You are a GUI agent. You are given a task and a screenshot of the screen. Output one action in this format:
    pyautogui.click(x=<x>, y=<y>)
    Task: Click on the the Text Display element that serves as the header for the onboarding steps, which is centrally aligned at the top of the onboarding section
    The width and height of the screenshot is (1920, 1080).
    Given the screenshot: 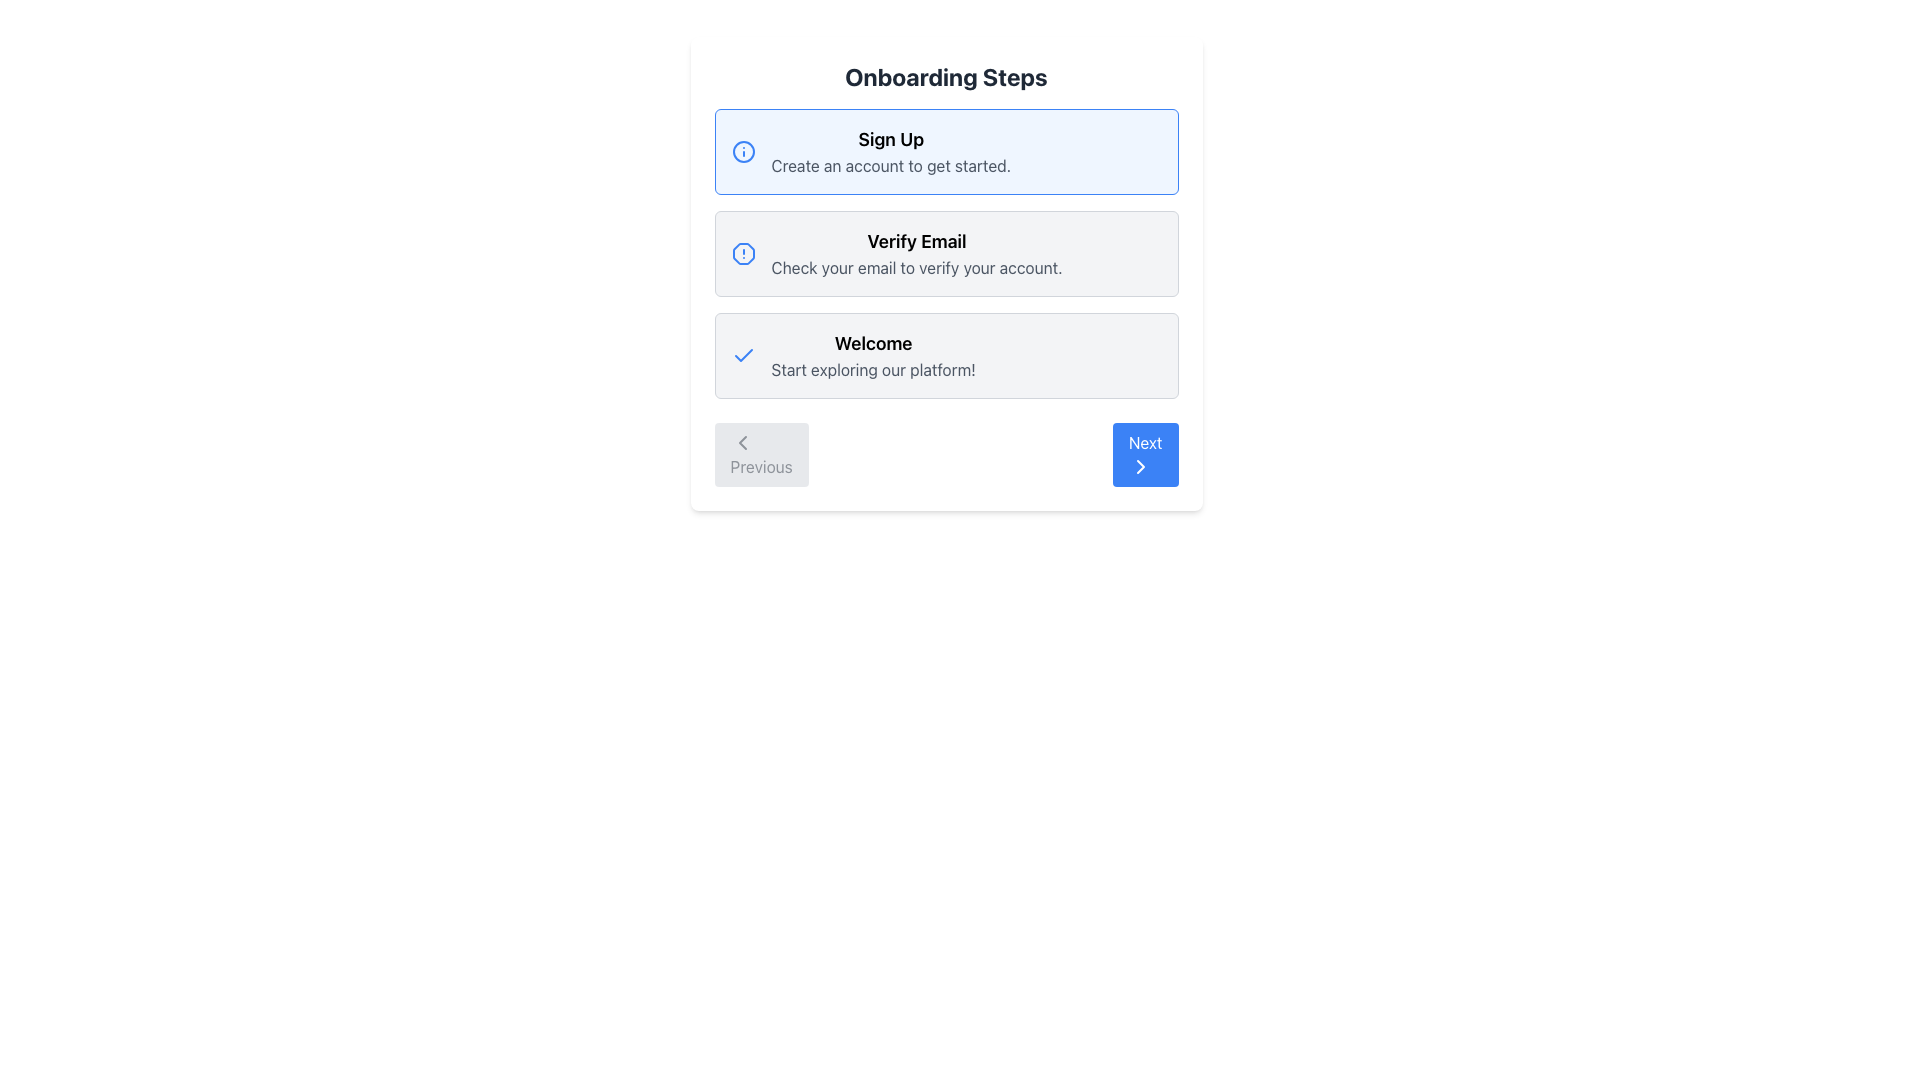 What is the action you would take?
    pyautogui.click(x=945, y=76)
    